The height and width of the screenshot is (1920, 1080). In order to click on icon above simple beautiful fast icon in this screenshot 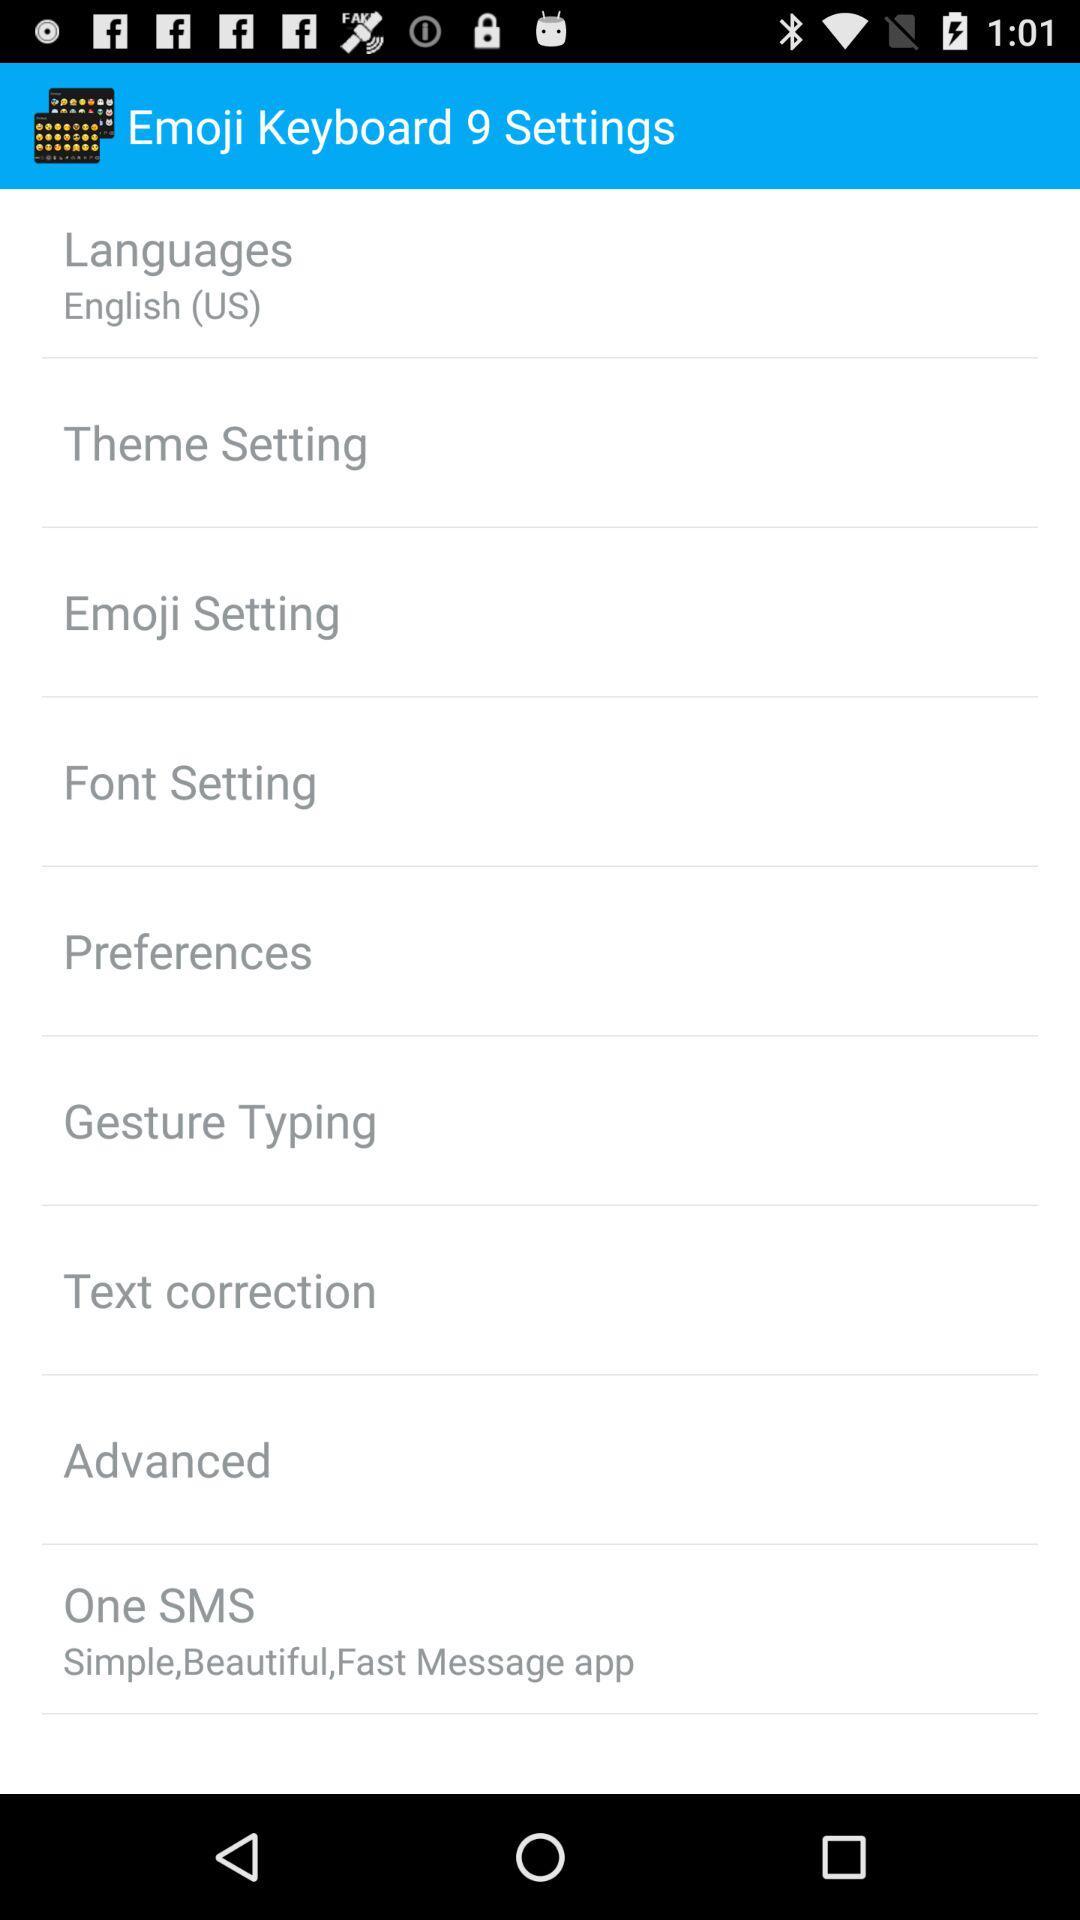, I will do `click(157, 1603)`.